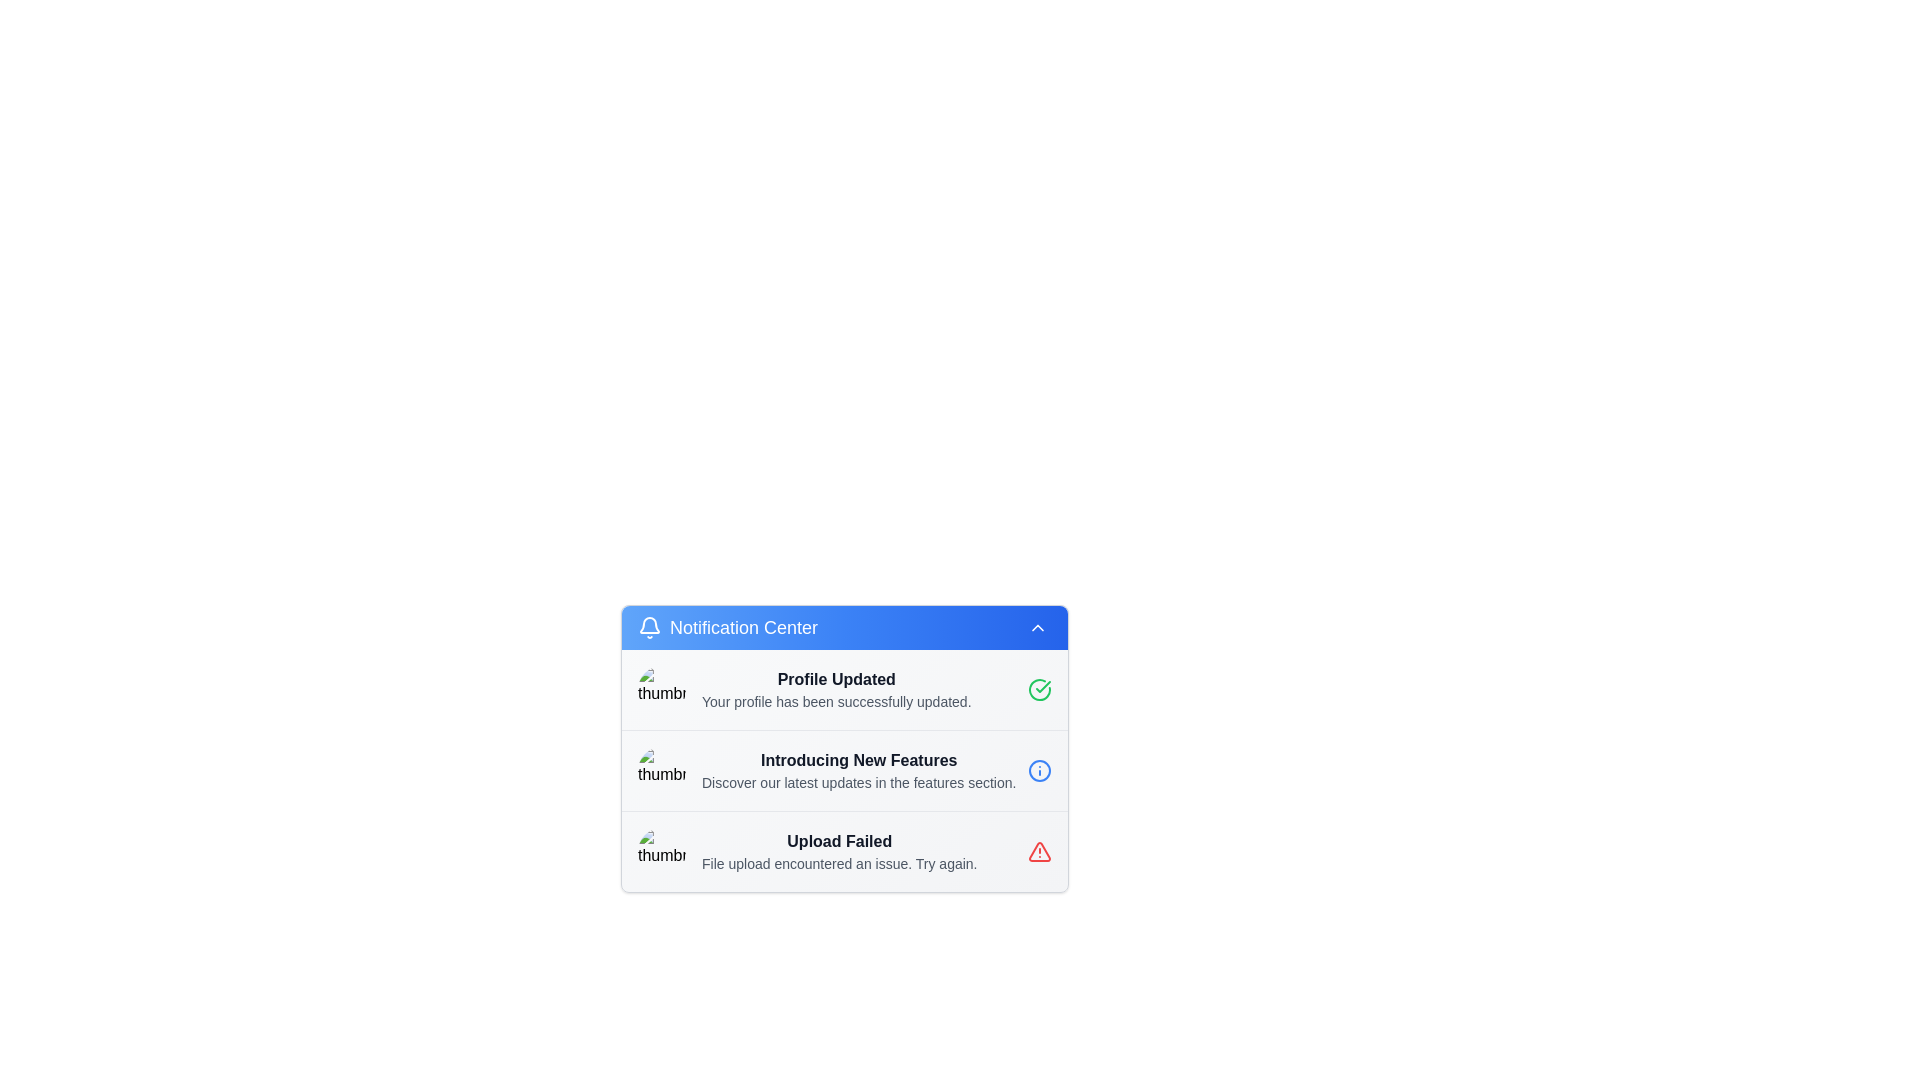  Describe the element at coordinates (844, 689) in the screenshot. I see `text content of the first notification entry in the Notification Center, which includes the bolded title 'Profile Updated' and the descriptive text 'Your profile has been successfully updated.'` at that location.